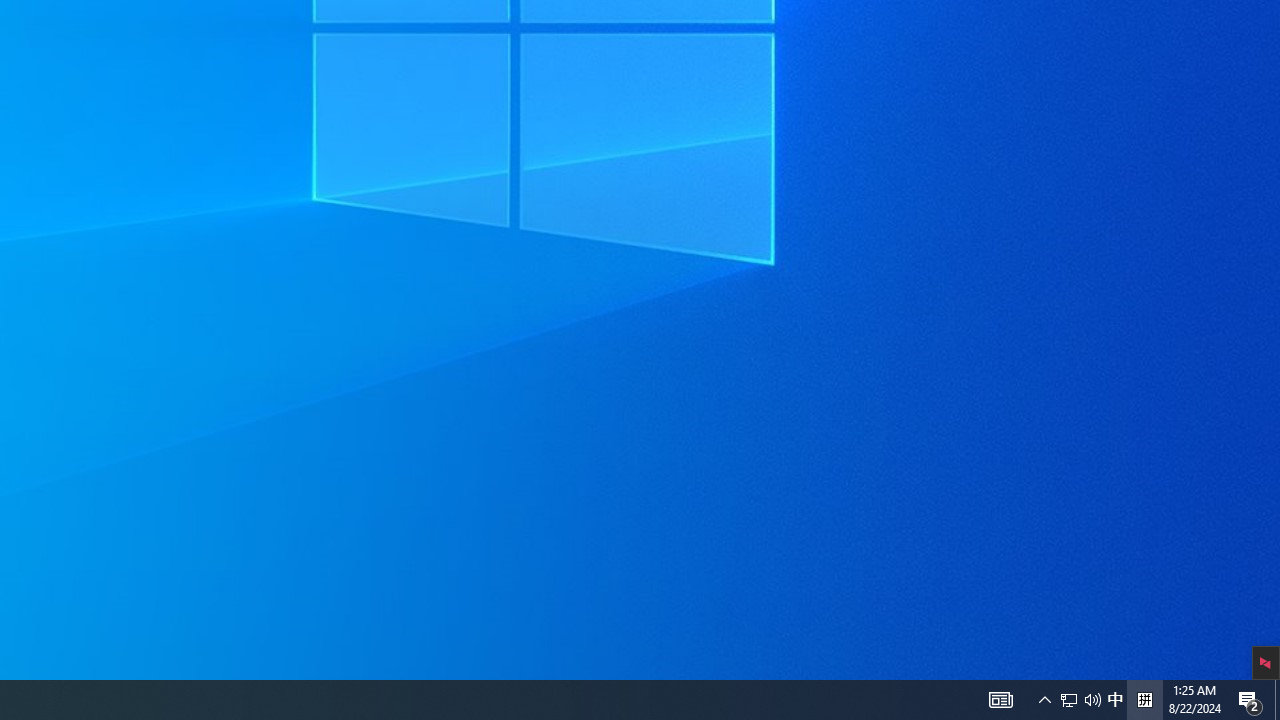  I want to click on 'Notification Chevron', so click(1068, 698).